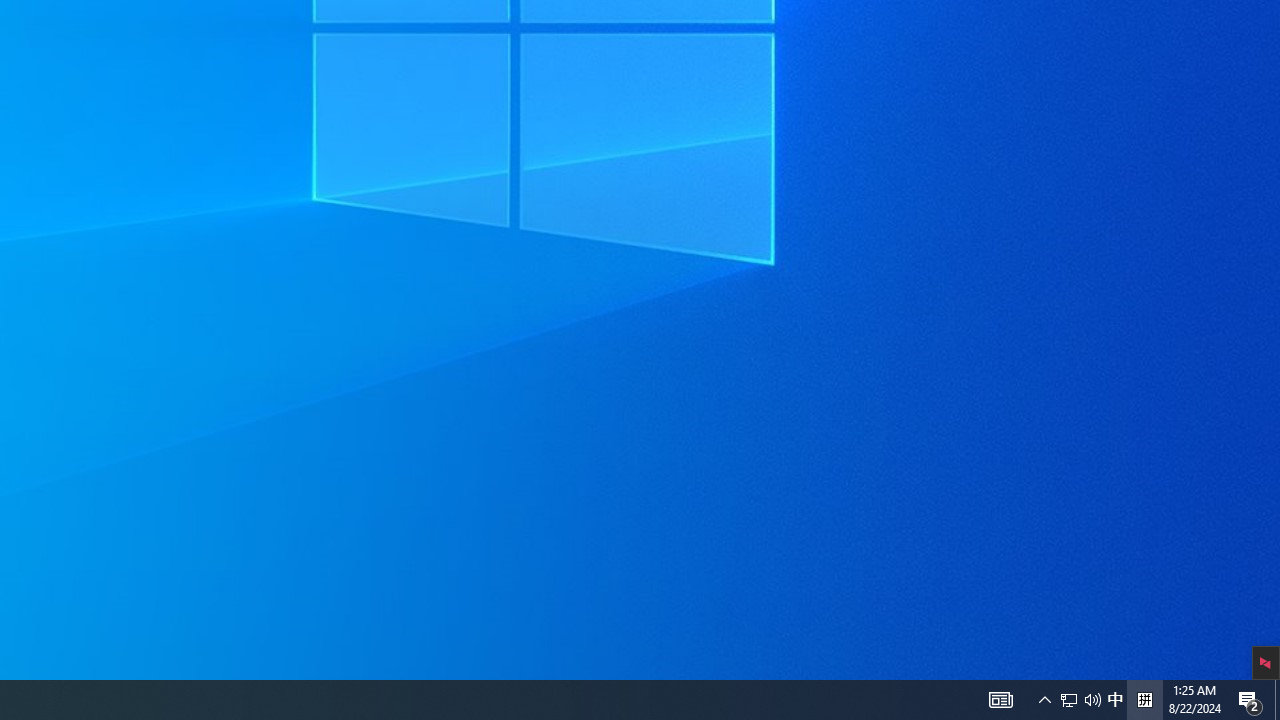  I want to click on 'Notification Chevron', so click(1068, 698).